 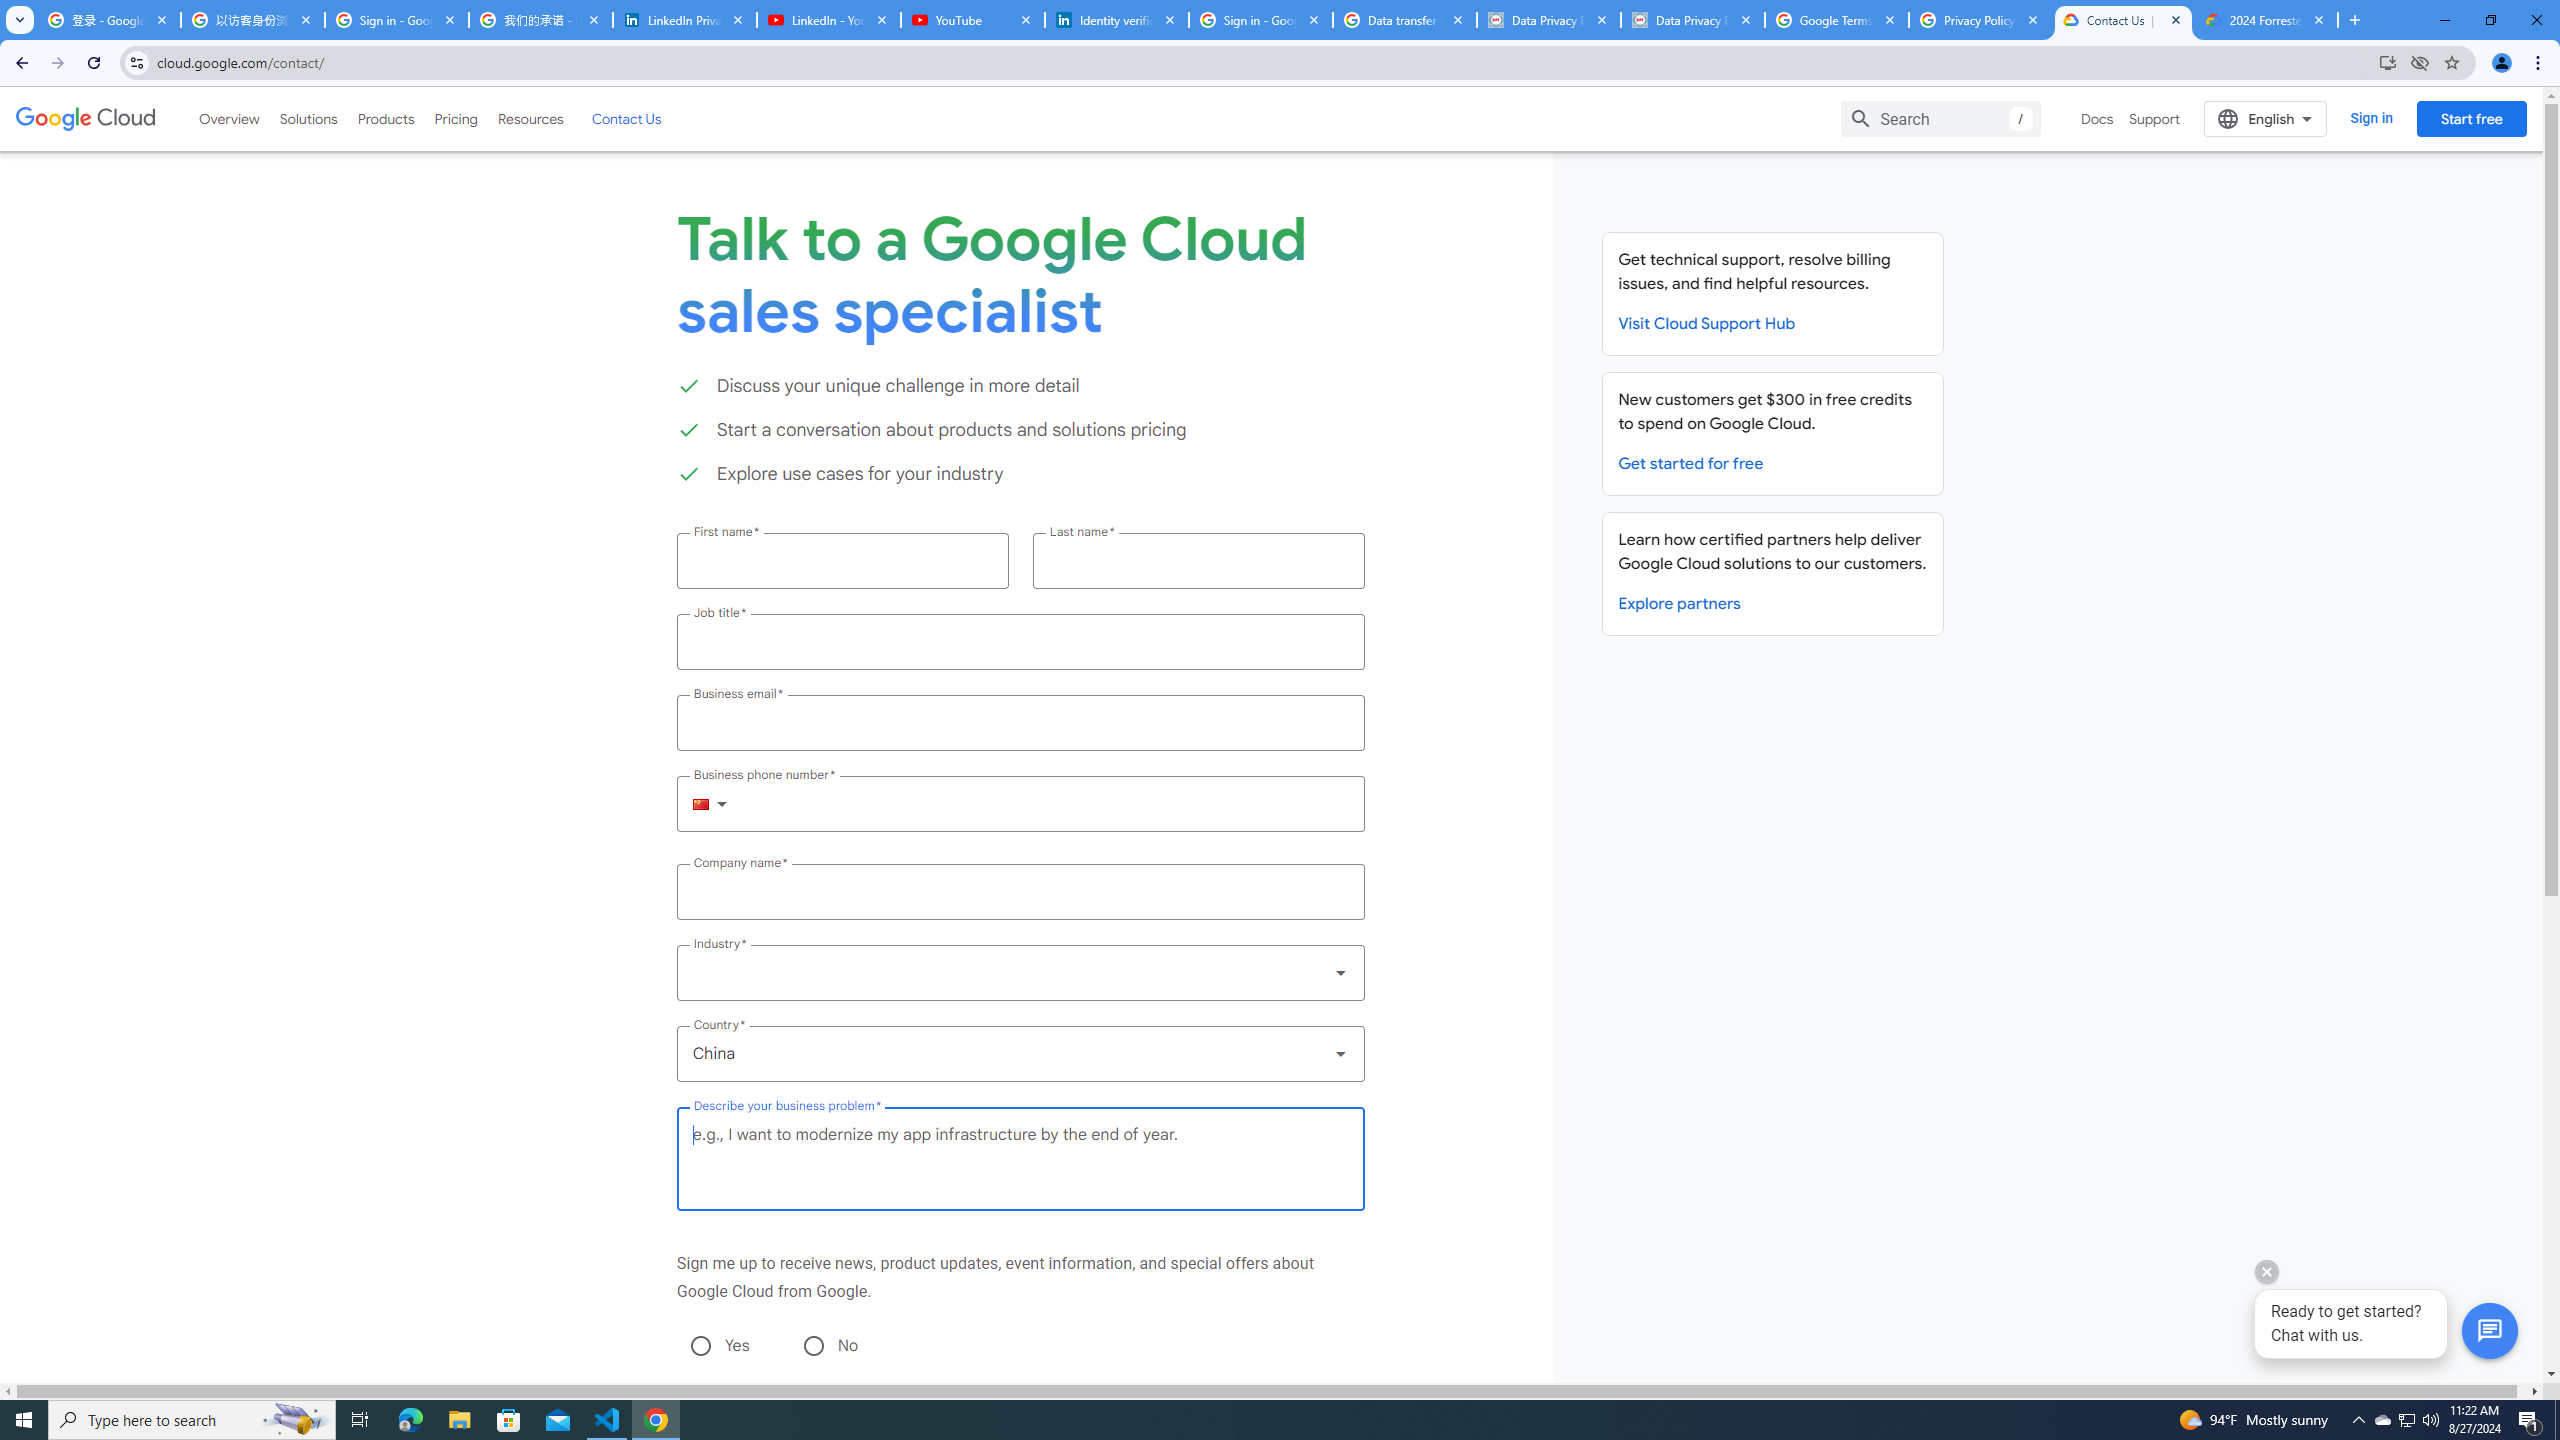 What do you see at coordinates (2470, 118) in the screenshot?
I see `'Start free'` at bounding box center [2470, 118].